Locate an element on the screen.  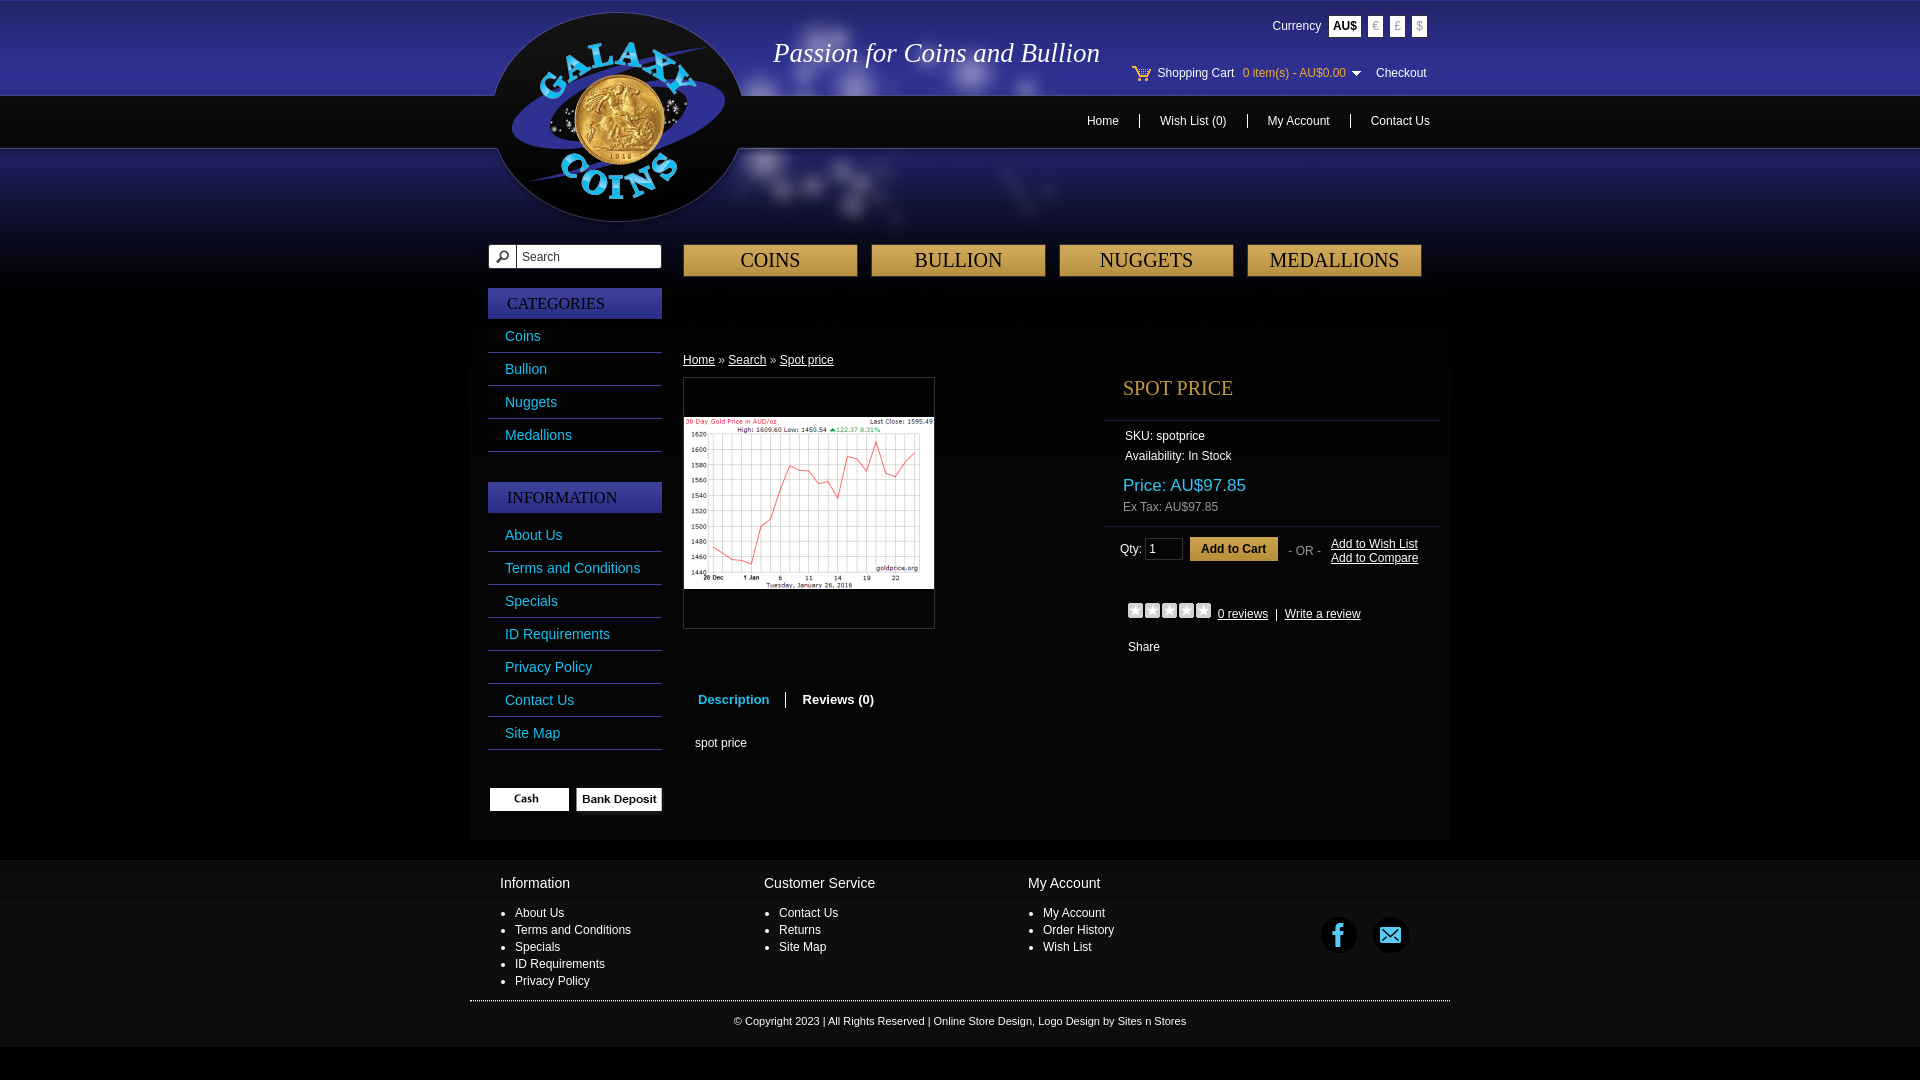
'Description' is located at coordinates (733, 698).